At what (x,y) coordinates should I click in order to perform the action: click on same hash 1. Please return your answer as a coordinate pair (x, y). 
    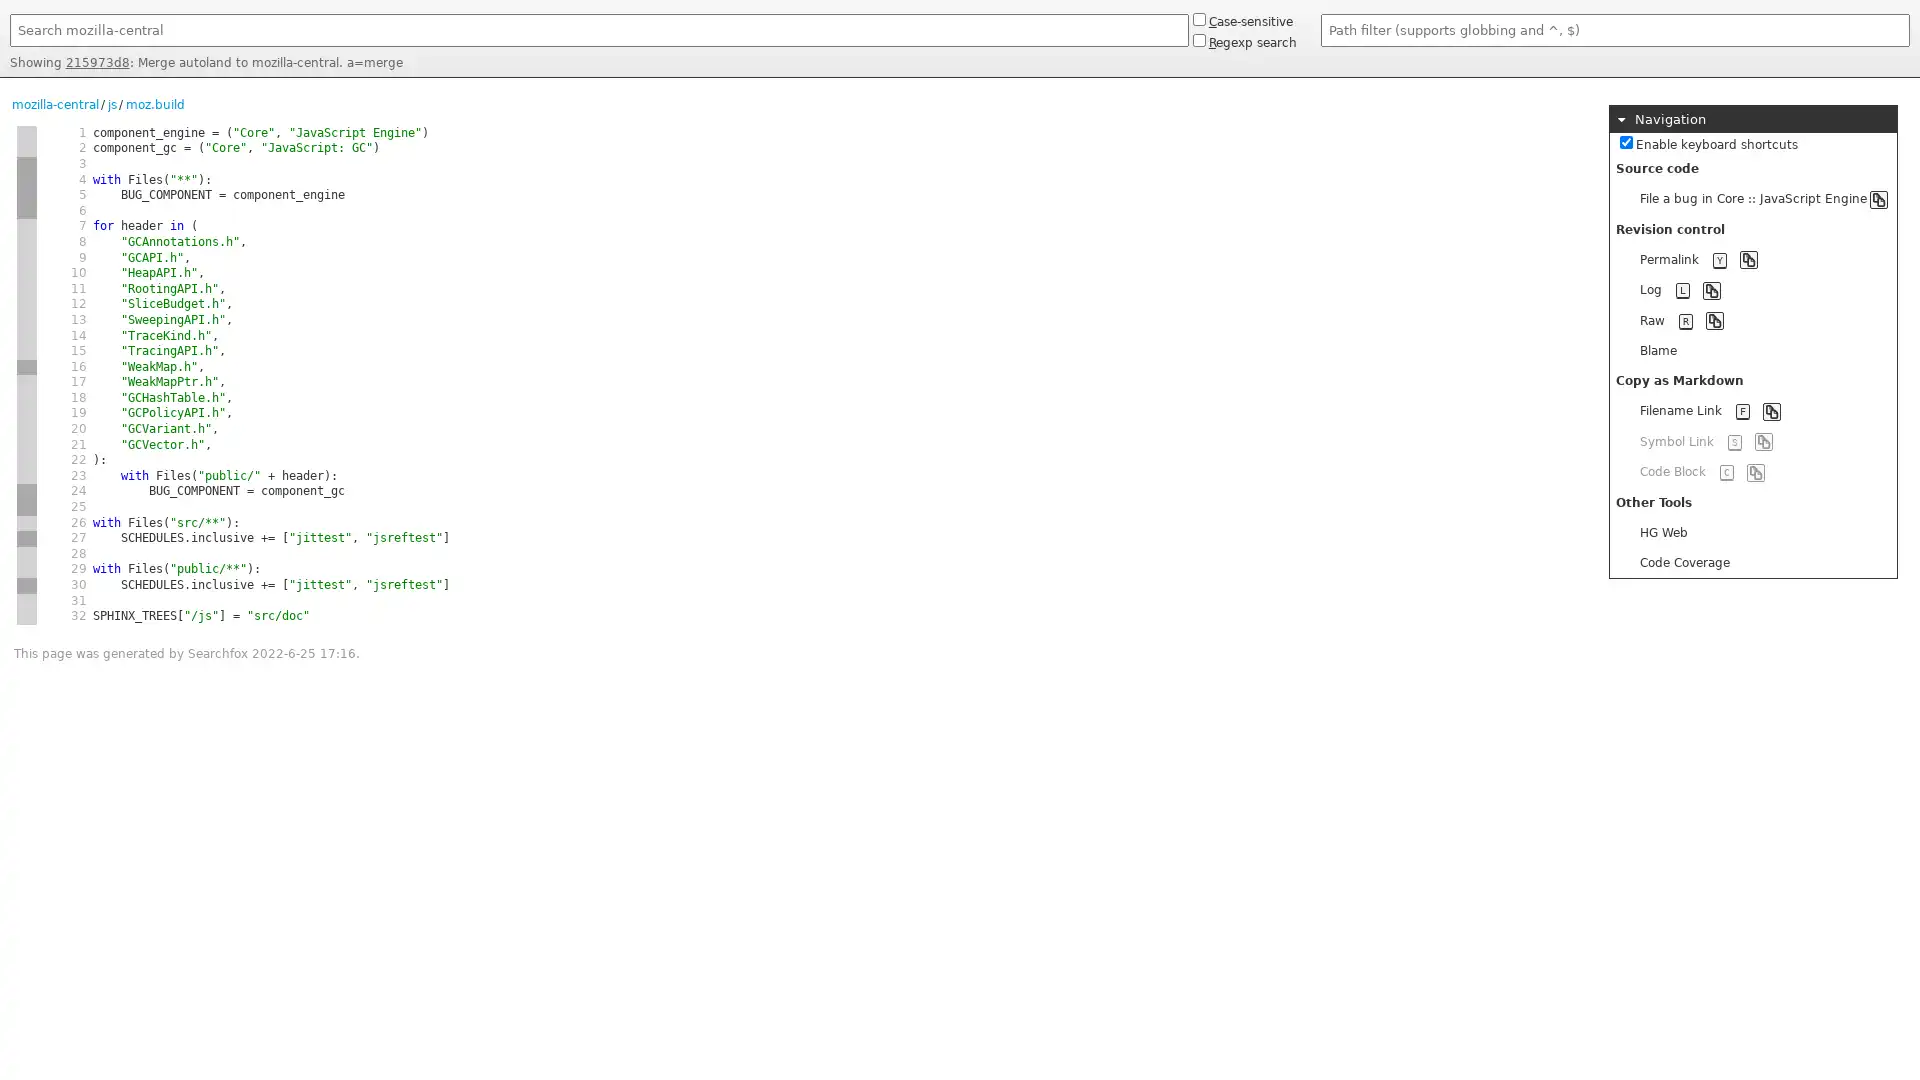
    Looking at the image, I should click on (27, 289).